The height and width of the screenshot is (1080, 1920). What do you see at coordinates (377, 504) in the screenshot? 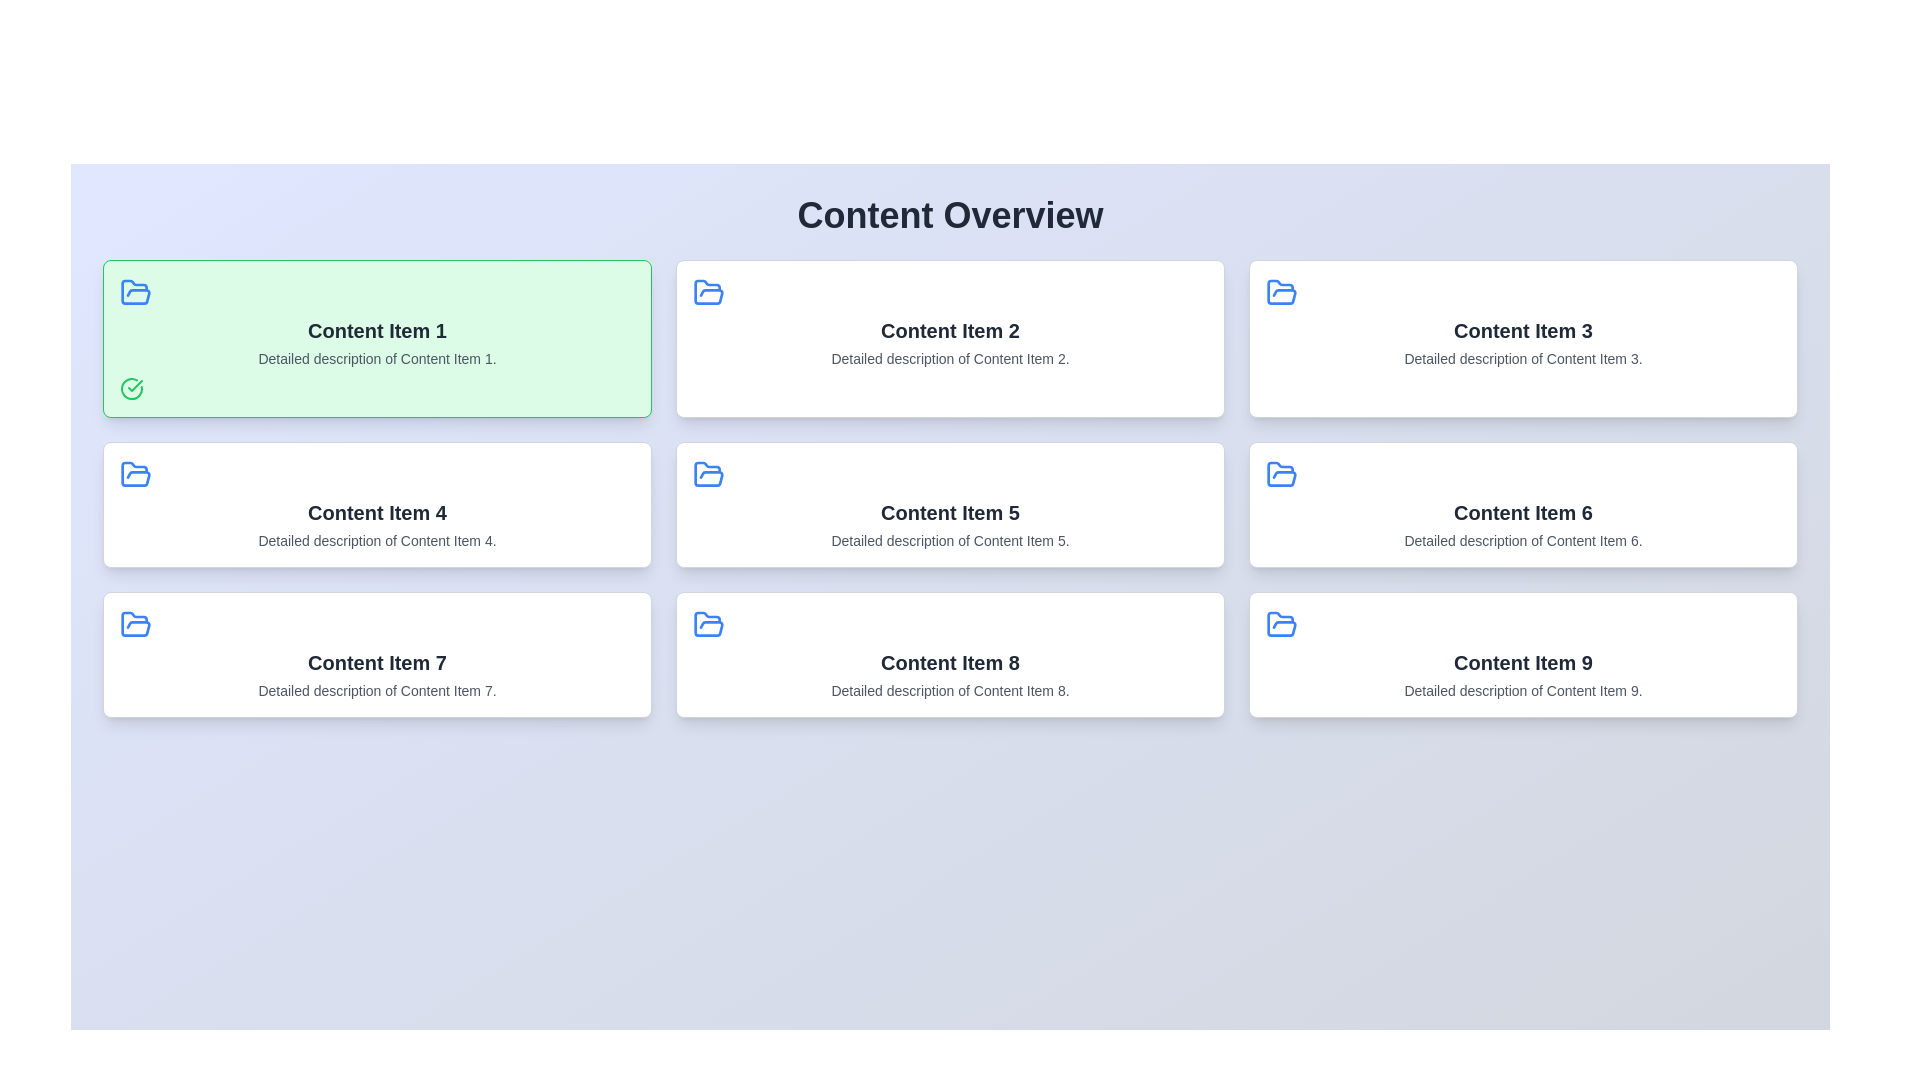
I see `to interact with the card titled 'Content Item 4', which is a rectangular card with an icon at the top-left corner, located in the second row of a three-column grid layout` at bounding box center [377, 504].